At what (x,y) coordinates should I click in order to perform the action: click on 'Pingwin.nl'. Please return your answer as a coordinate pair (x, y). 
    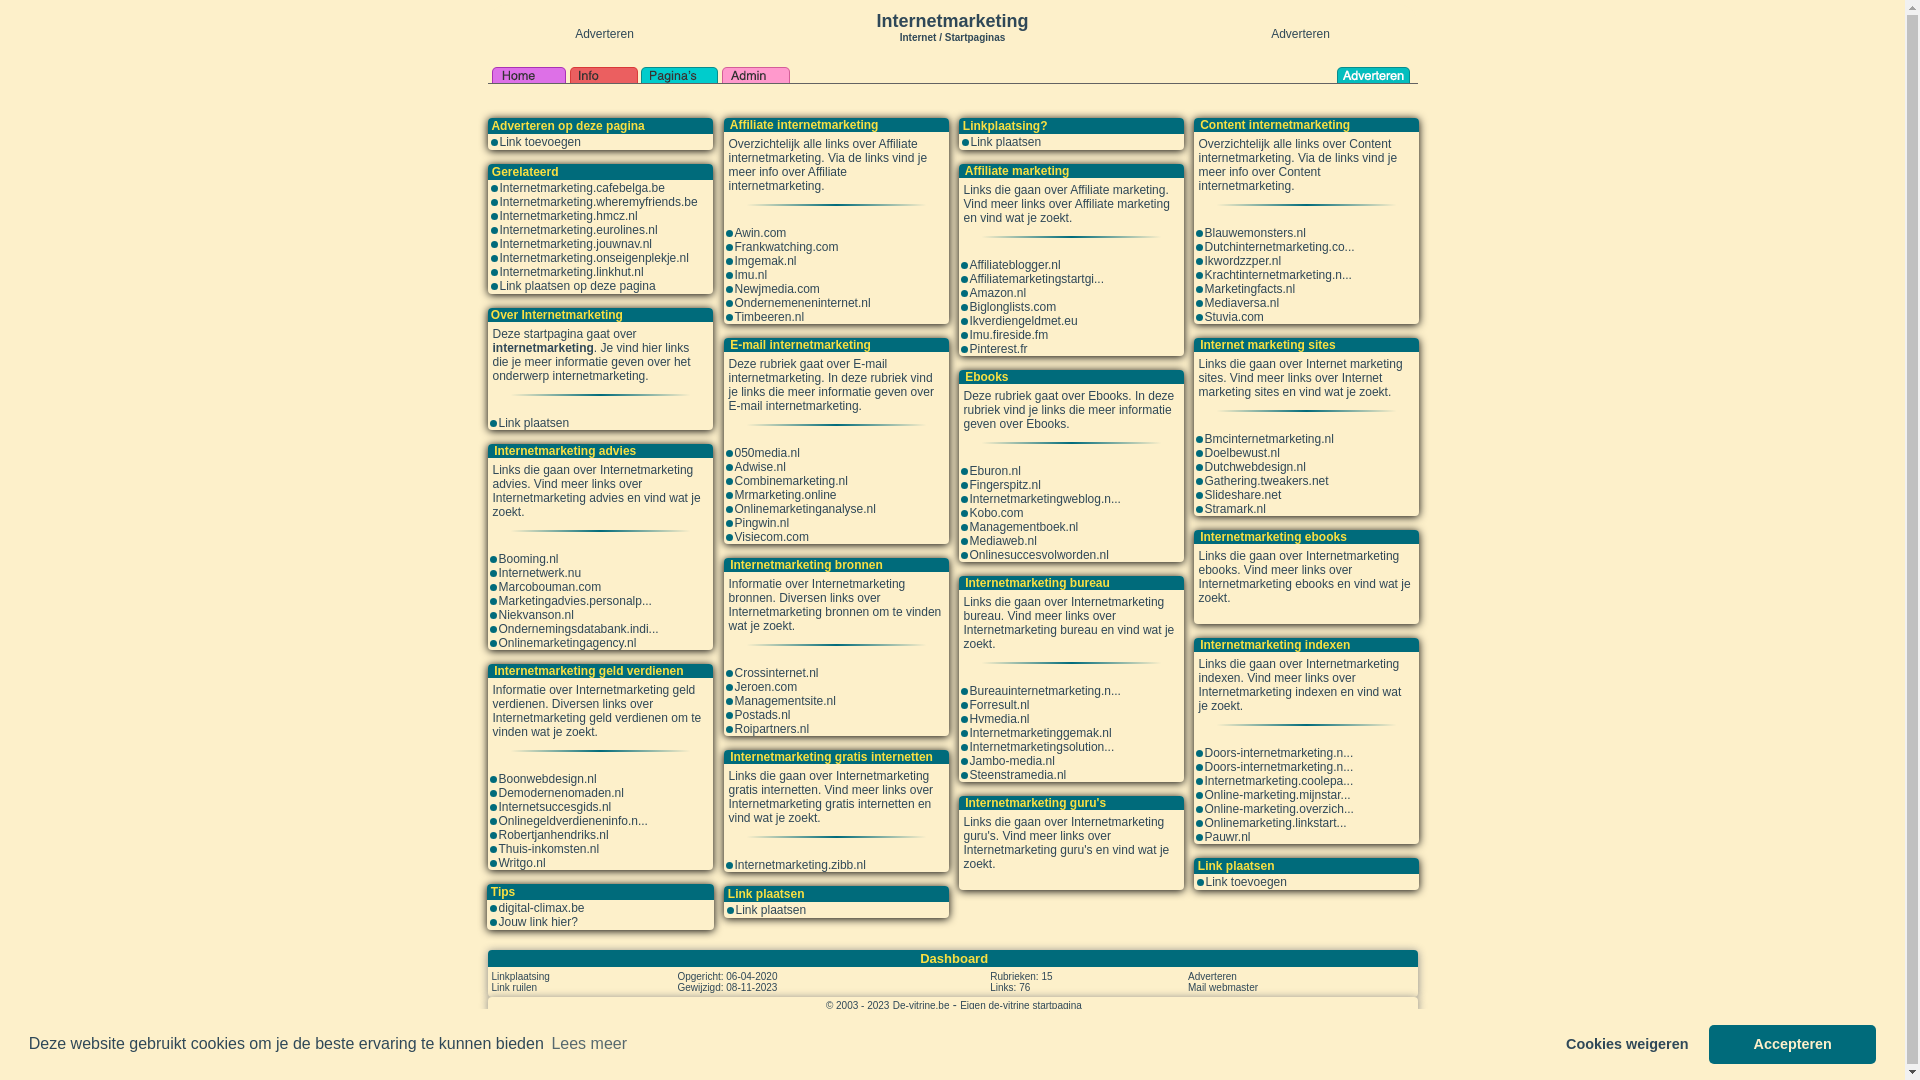
    Looking at the image, I should click on (760, 522).